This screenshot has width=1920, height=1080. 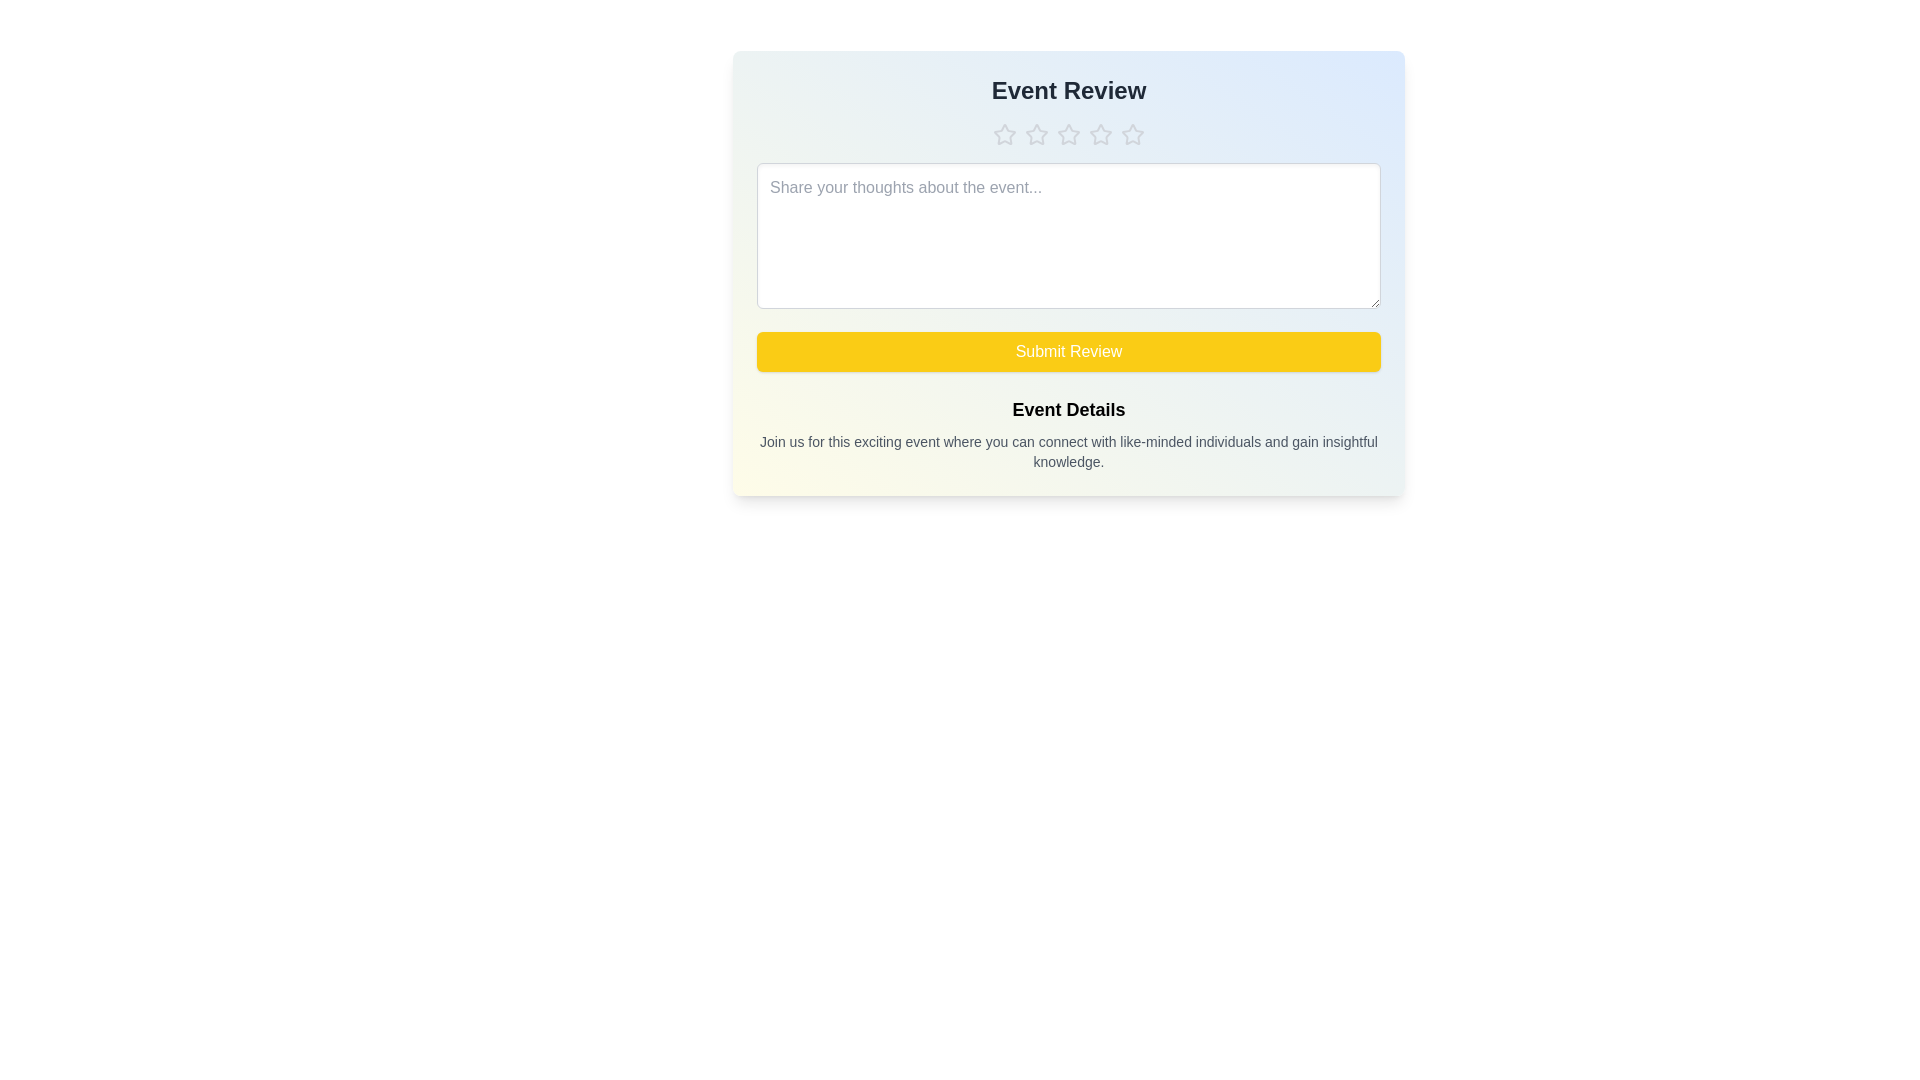 What do you see at coordinates (1036, 135) in the screenshot?
I see `the star corresponding to 2 to set the rating` at bounding box center [1036, 135].